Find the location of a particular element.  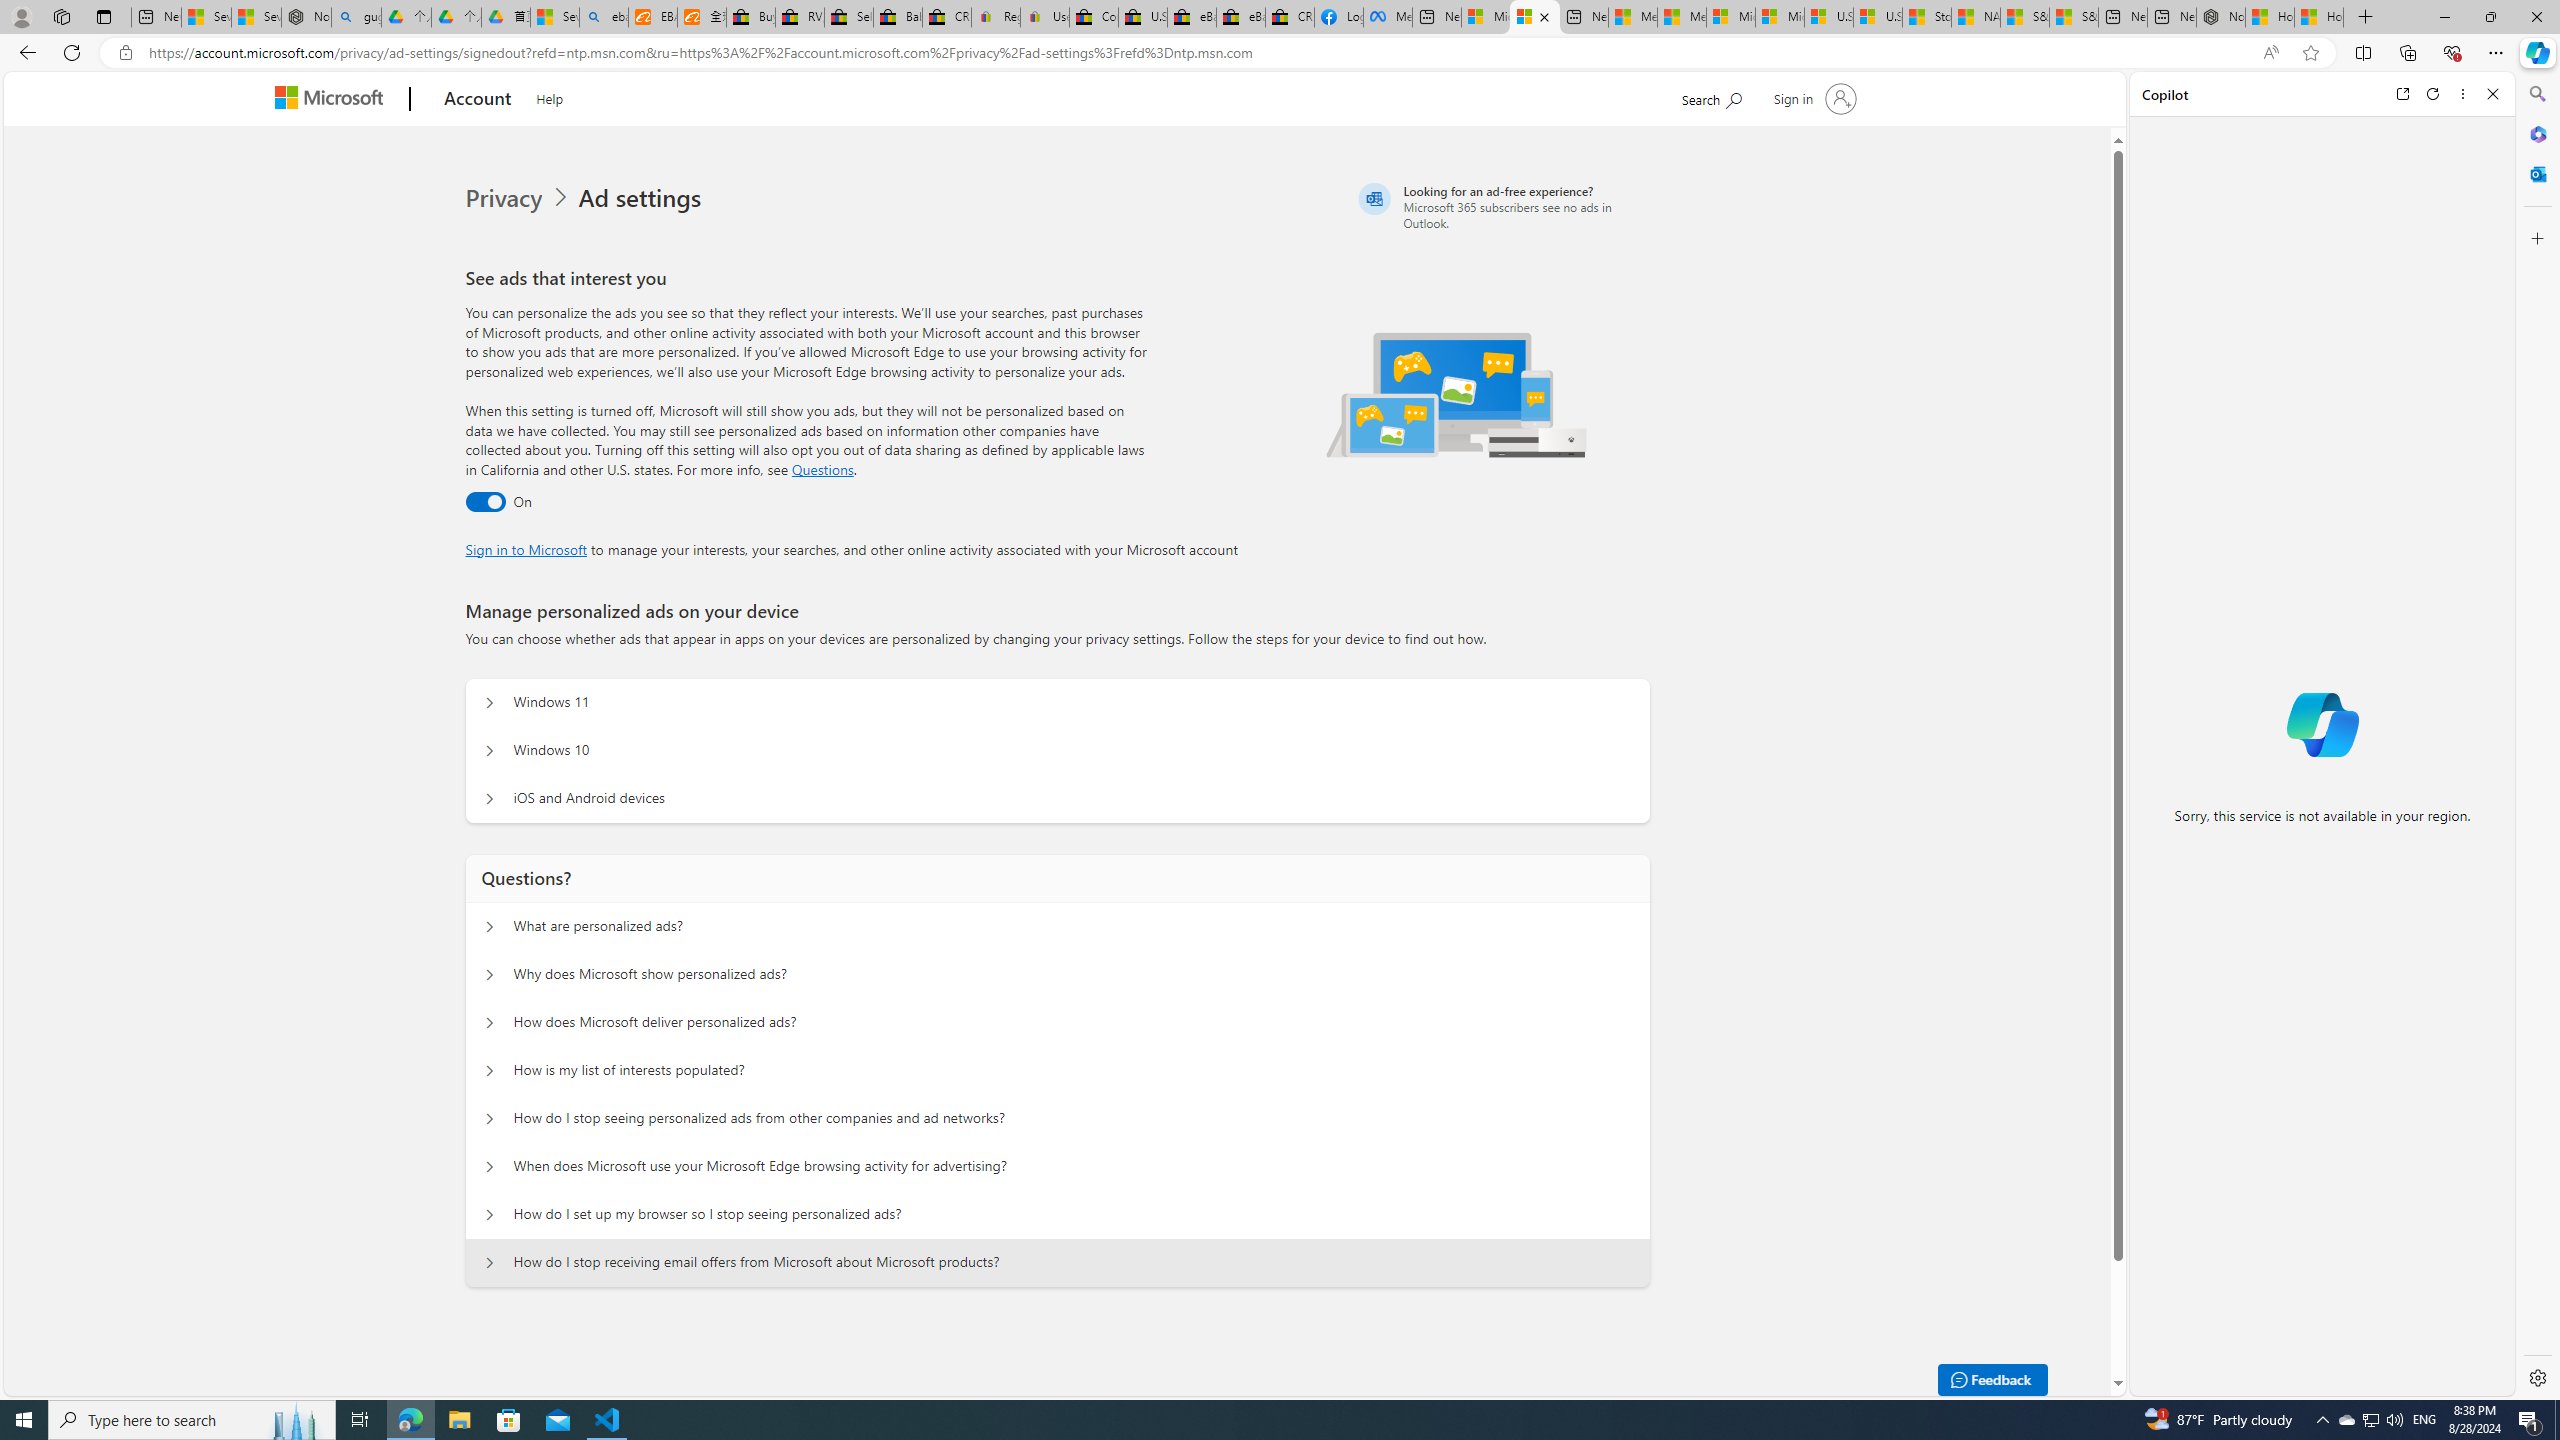

'Browser essentials' is located at coordinates (2451, 51).